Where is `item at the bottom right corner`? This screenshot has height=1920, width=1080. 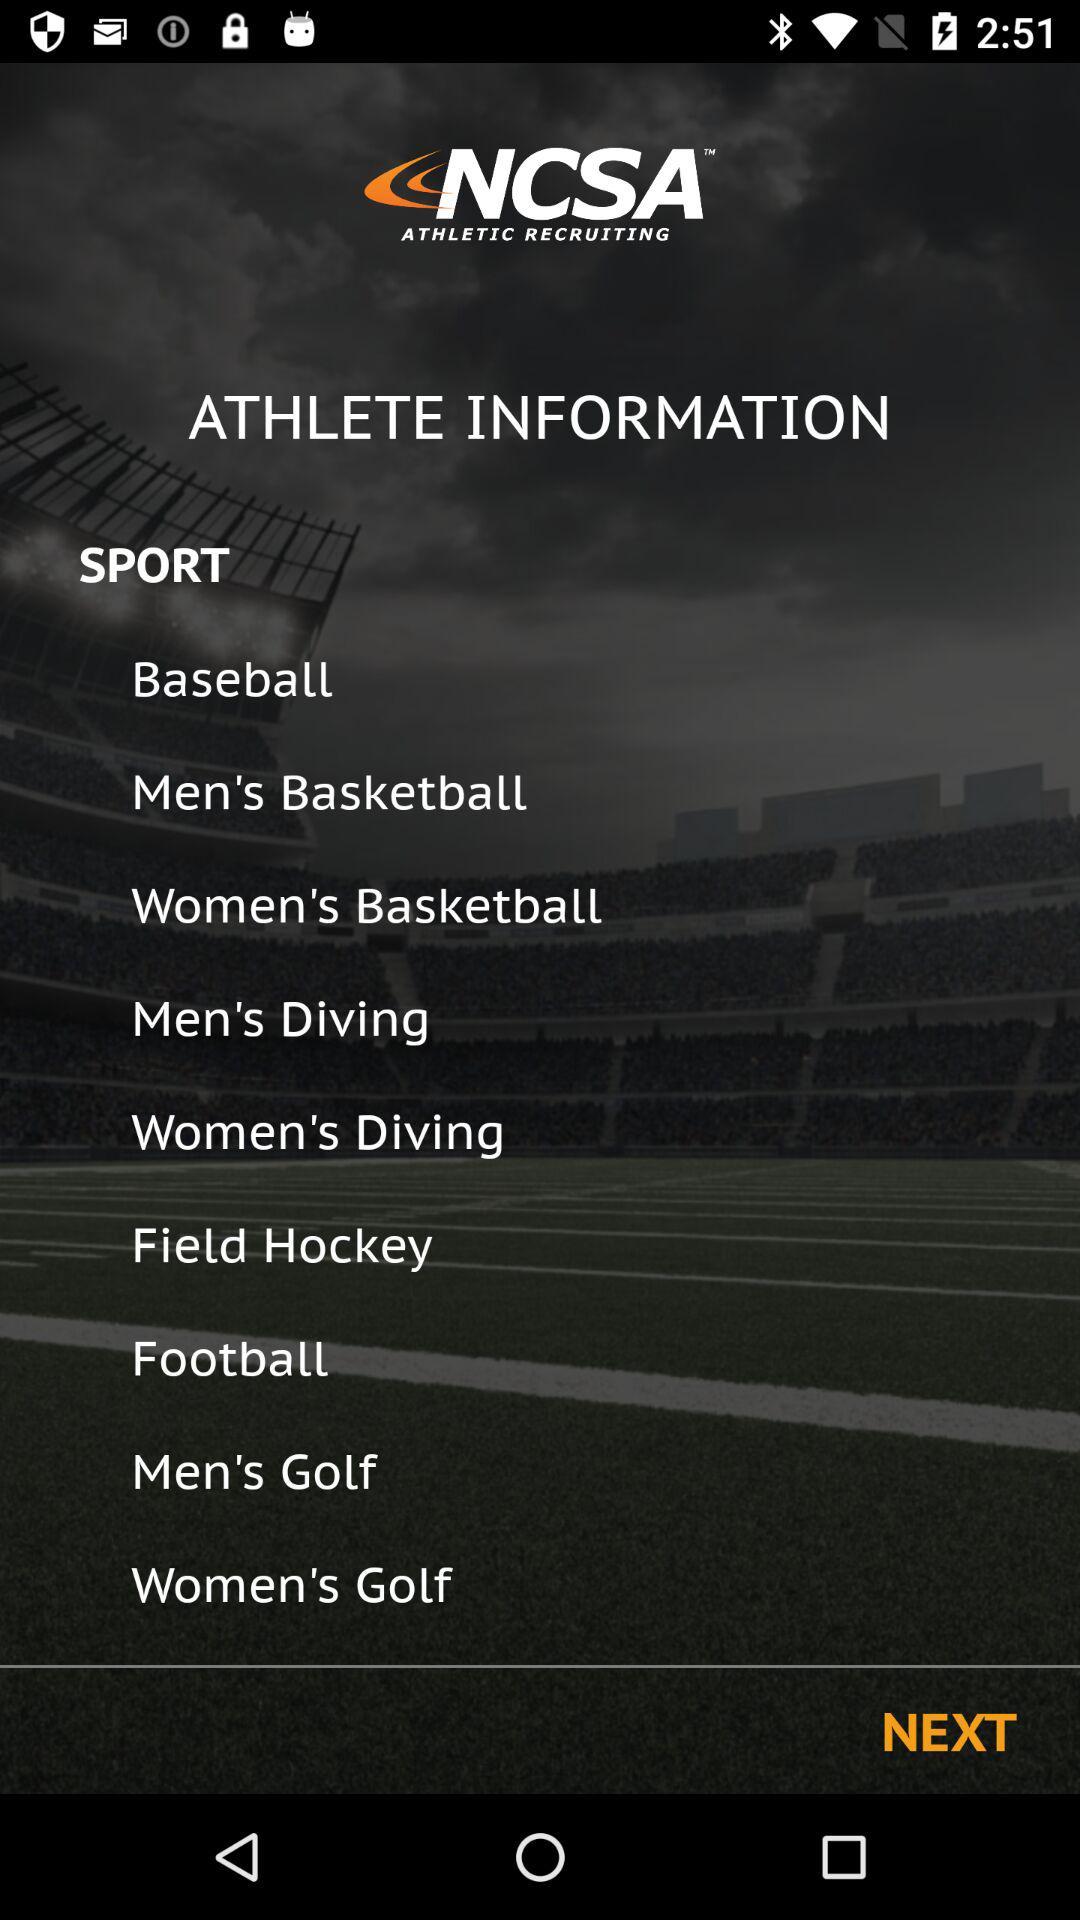
item at the bottom right corner is located at coordinates (948, 1730).